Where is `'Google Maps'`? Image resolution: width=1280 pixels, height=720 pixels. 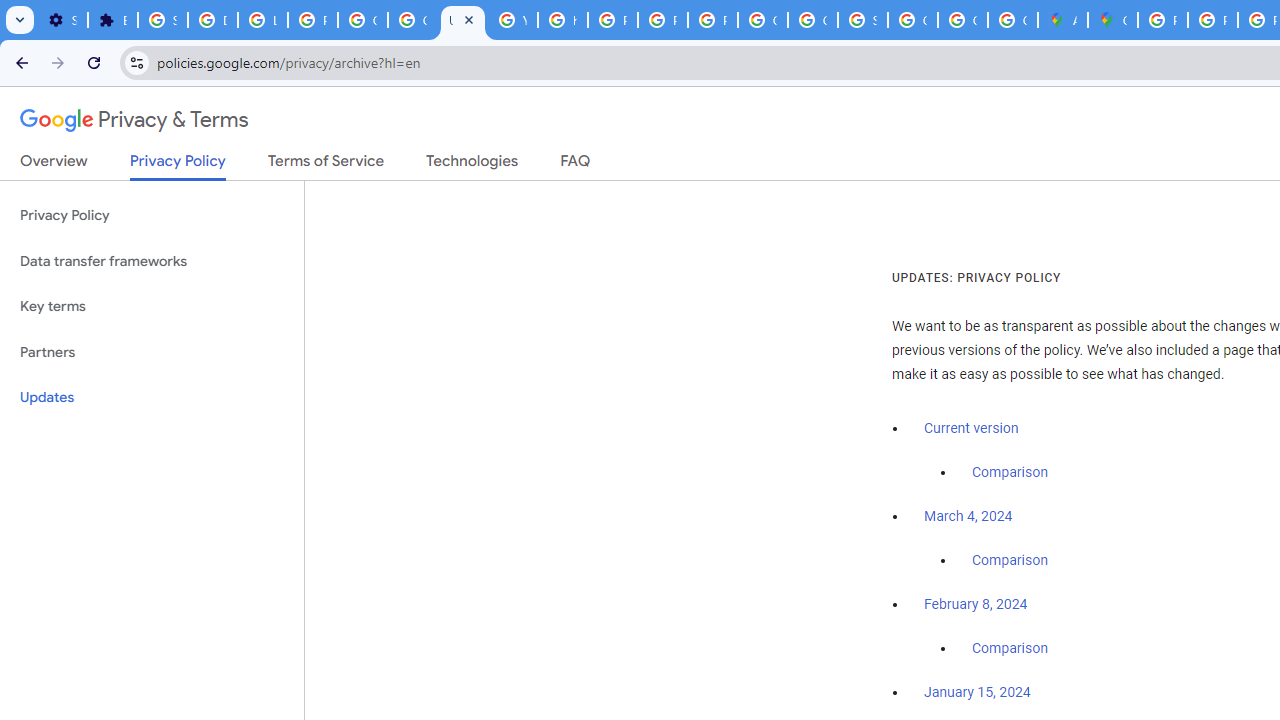 'Google Maps' is located at coordinates (1111, 20).